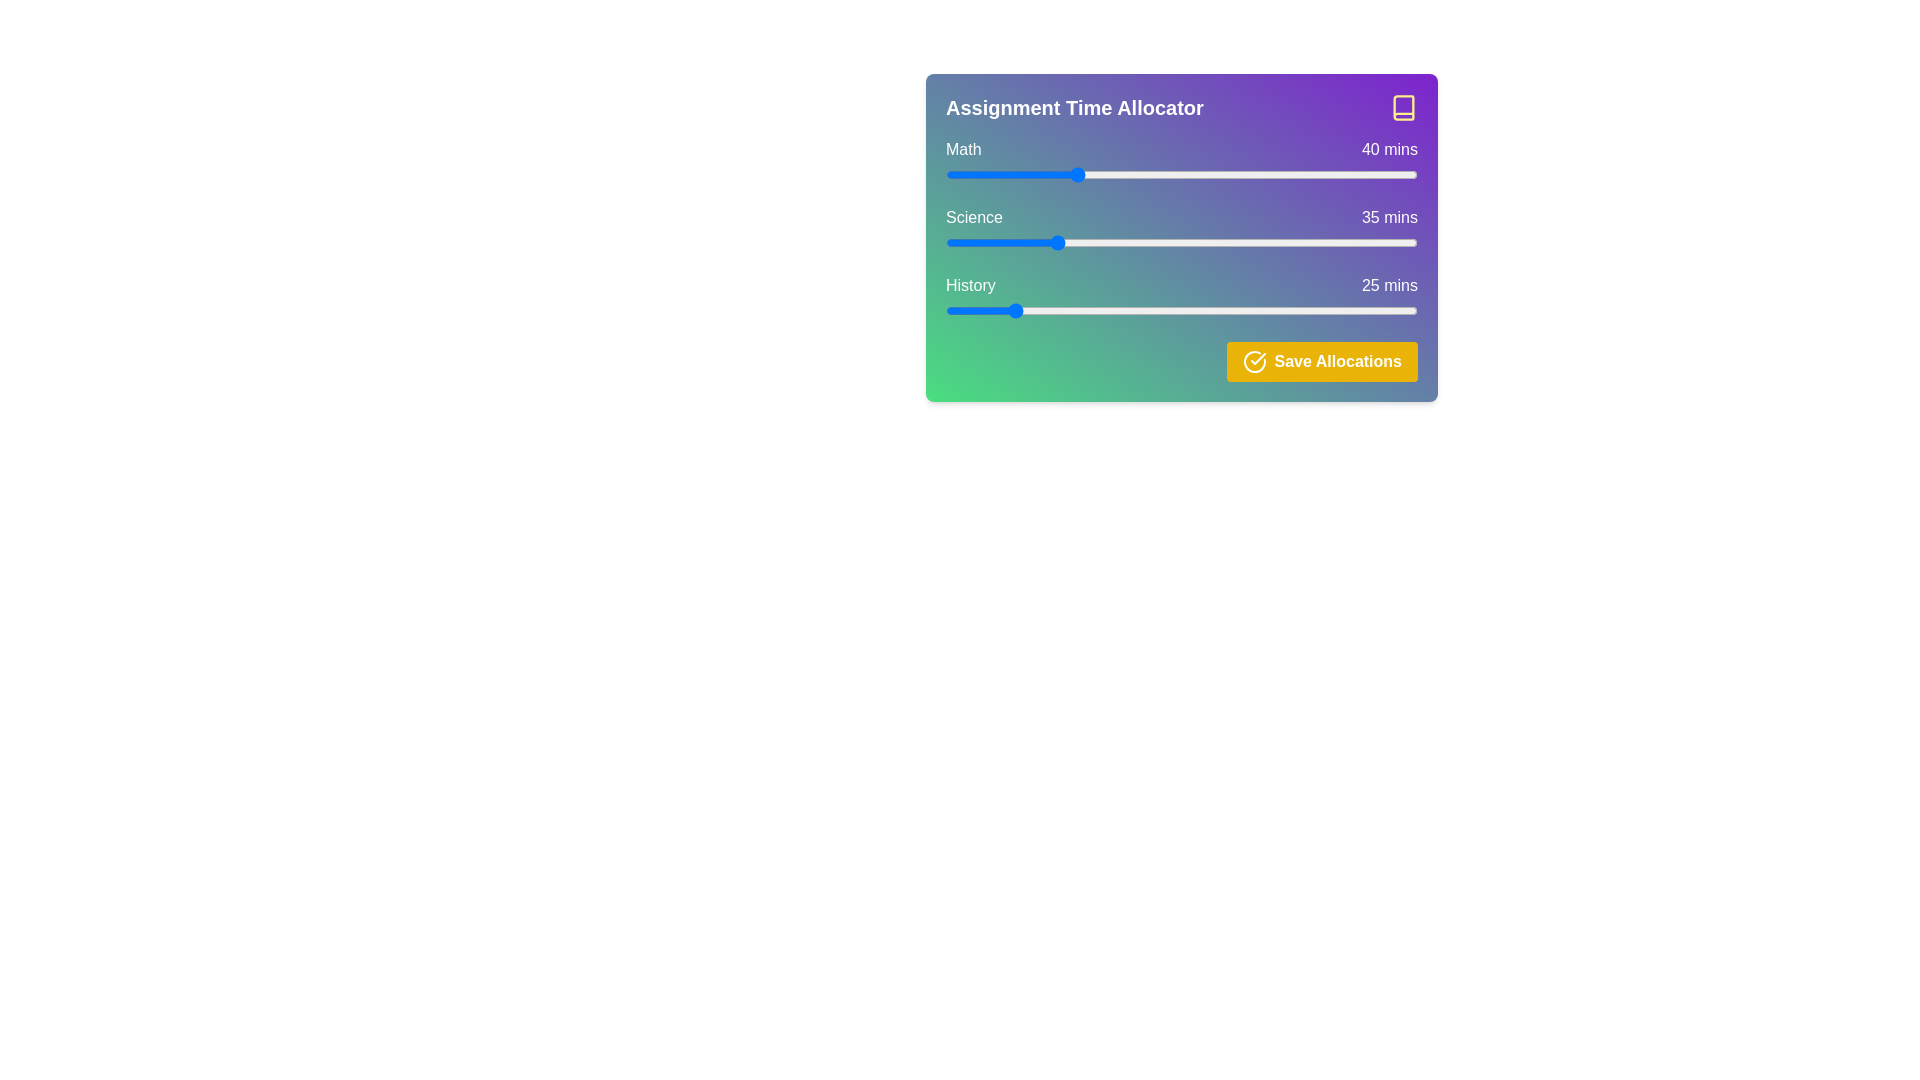 Image resolution: width=1920 pixels, height=1080 pixels. Describe the element at coordinates (1232, 311) in the screenshot. I see `the history allocation time` at that location.